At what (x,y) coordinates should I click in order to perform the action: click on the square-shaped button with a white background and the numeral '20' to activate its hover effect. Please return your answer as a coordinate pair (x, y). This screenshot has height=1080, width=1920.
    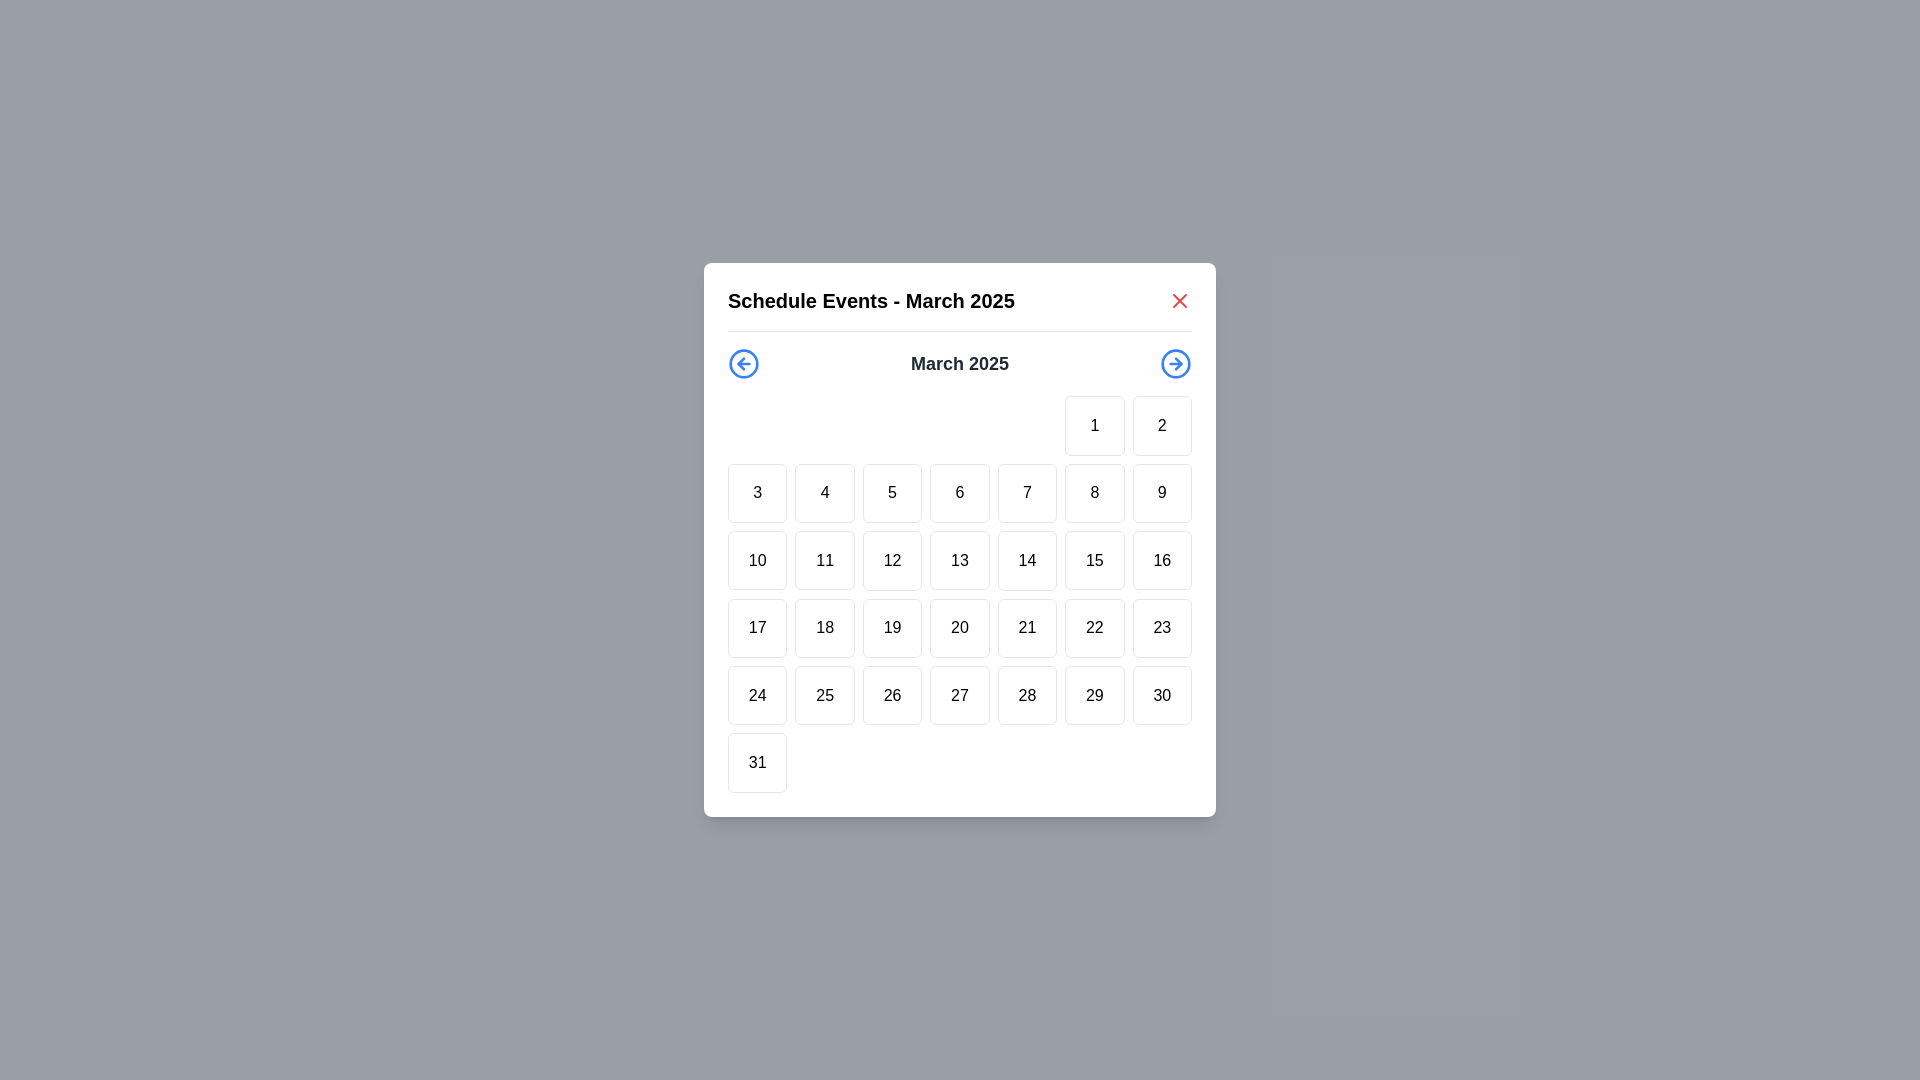
    Looking at the image, I should click on (960, 627).